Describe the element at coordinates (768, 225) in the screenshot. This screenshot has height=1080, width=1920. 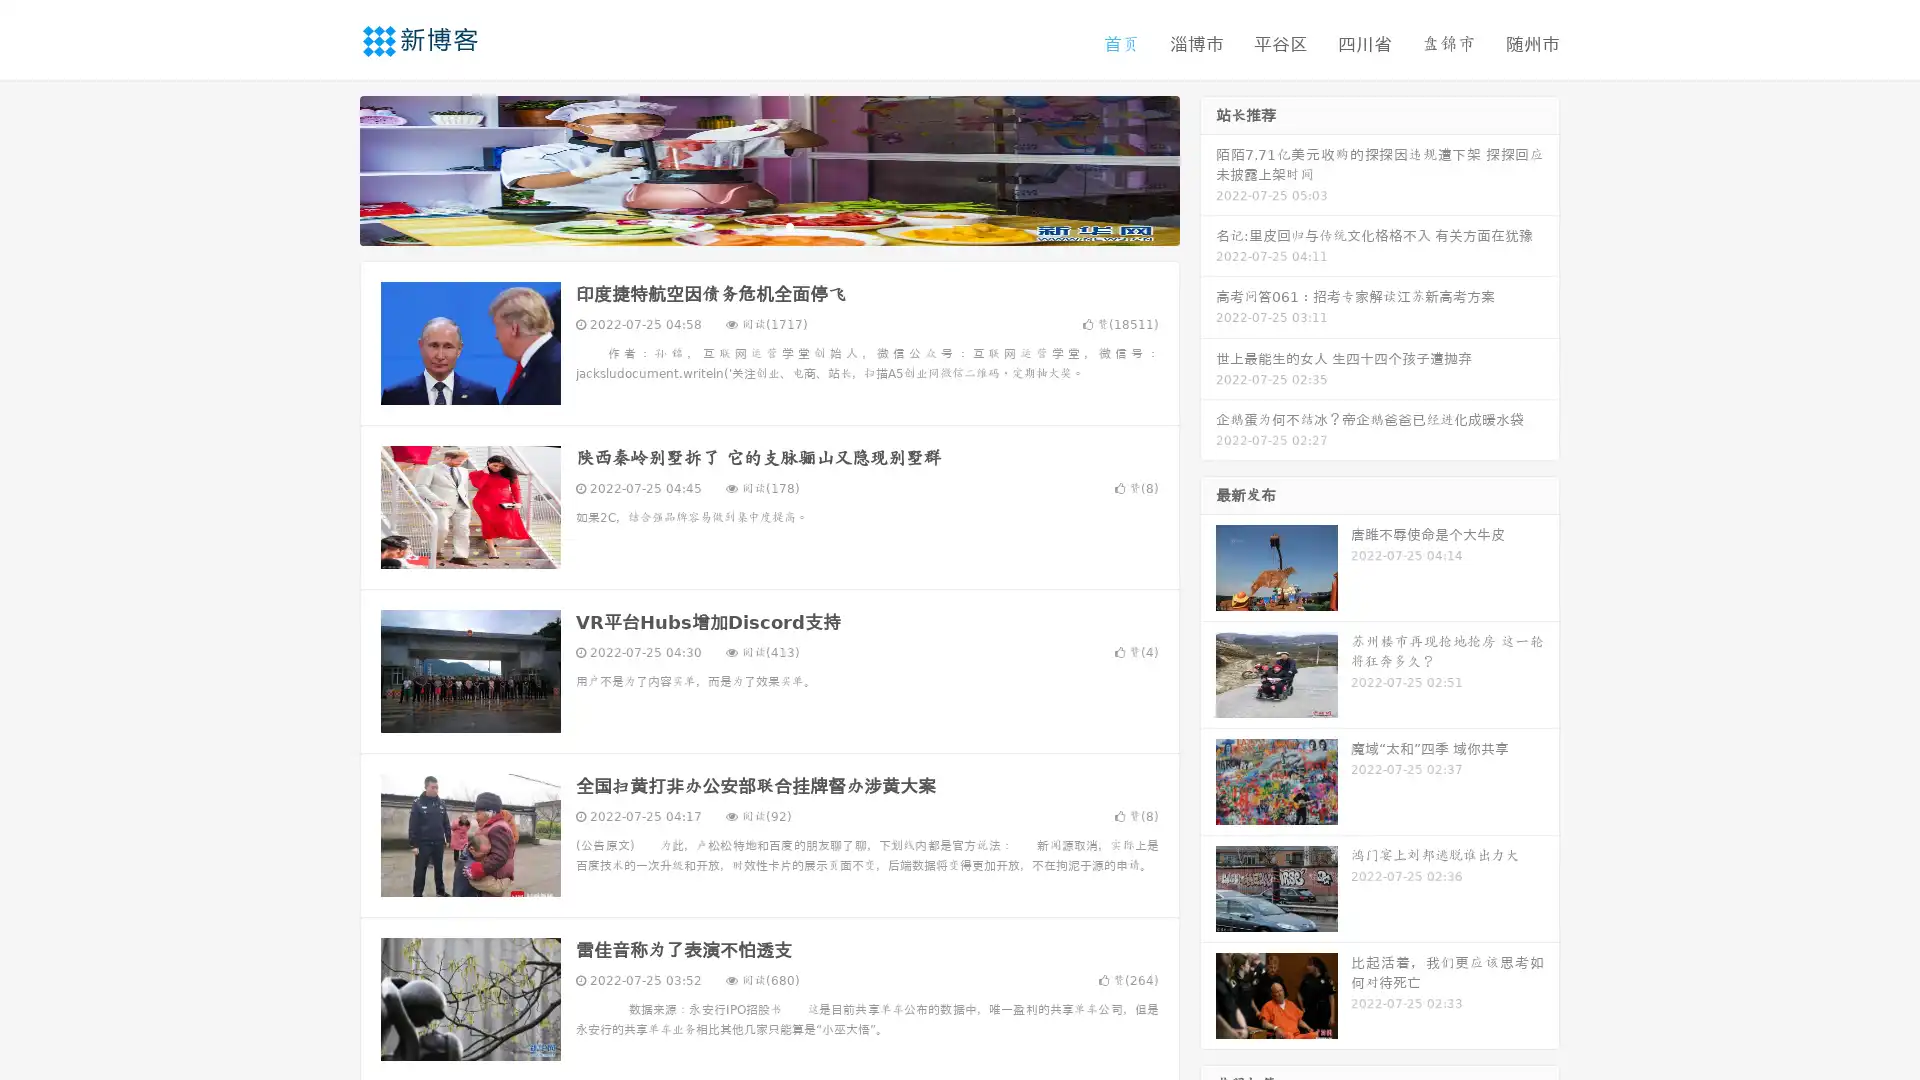
I see `Go to slide 2` at that location.